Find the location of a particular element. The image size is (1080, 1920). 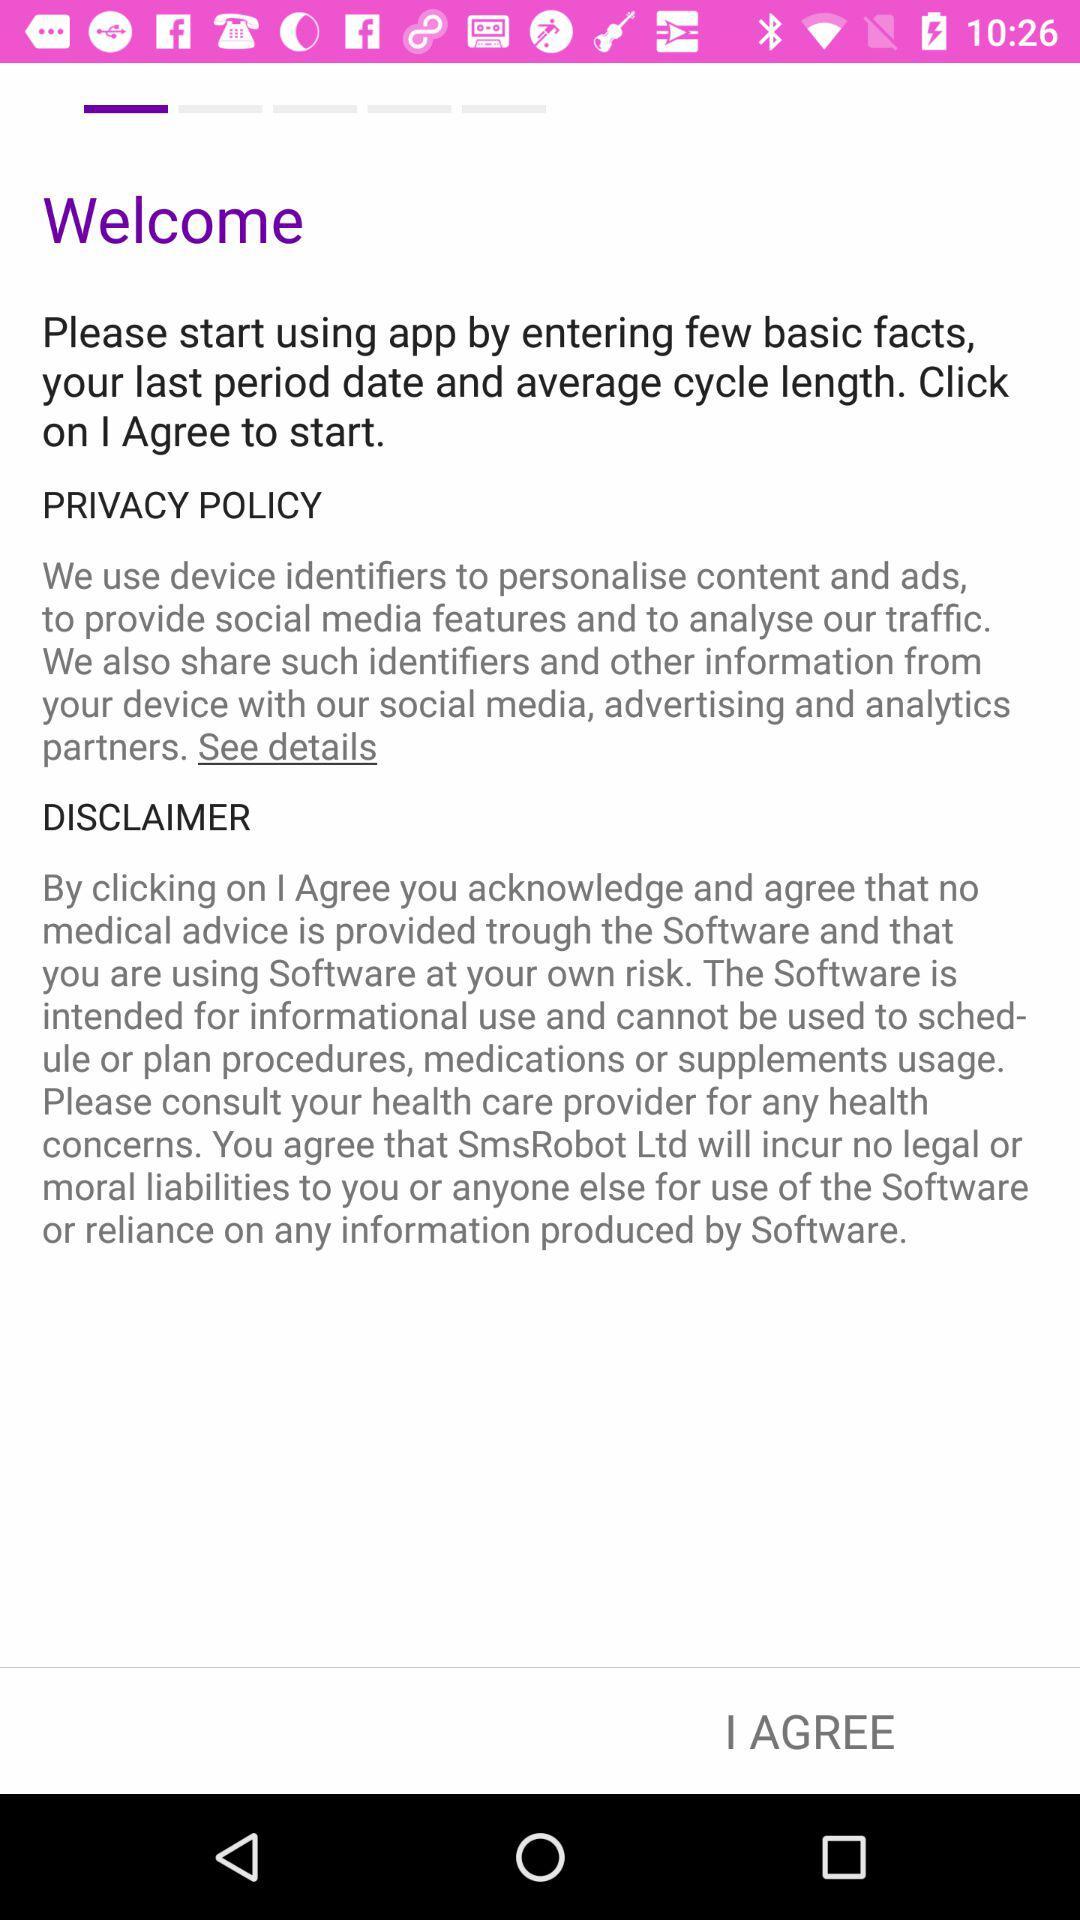

we use device item is located at coordinates (540, 660).